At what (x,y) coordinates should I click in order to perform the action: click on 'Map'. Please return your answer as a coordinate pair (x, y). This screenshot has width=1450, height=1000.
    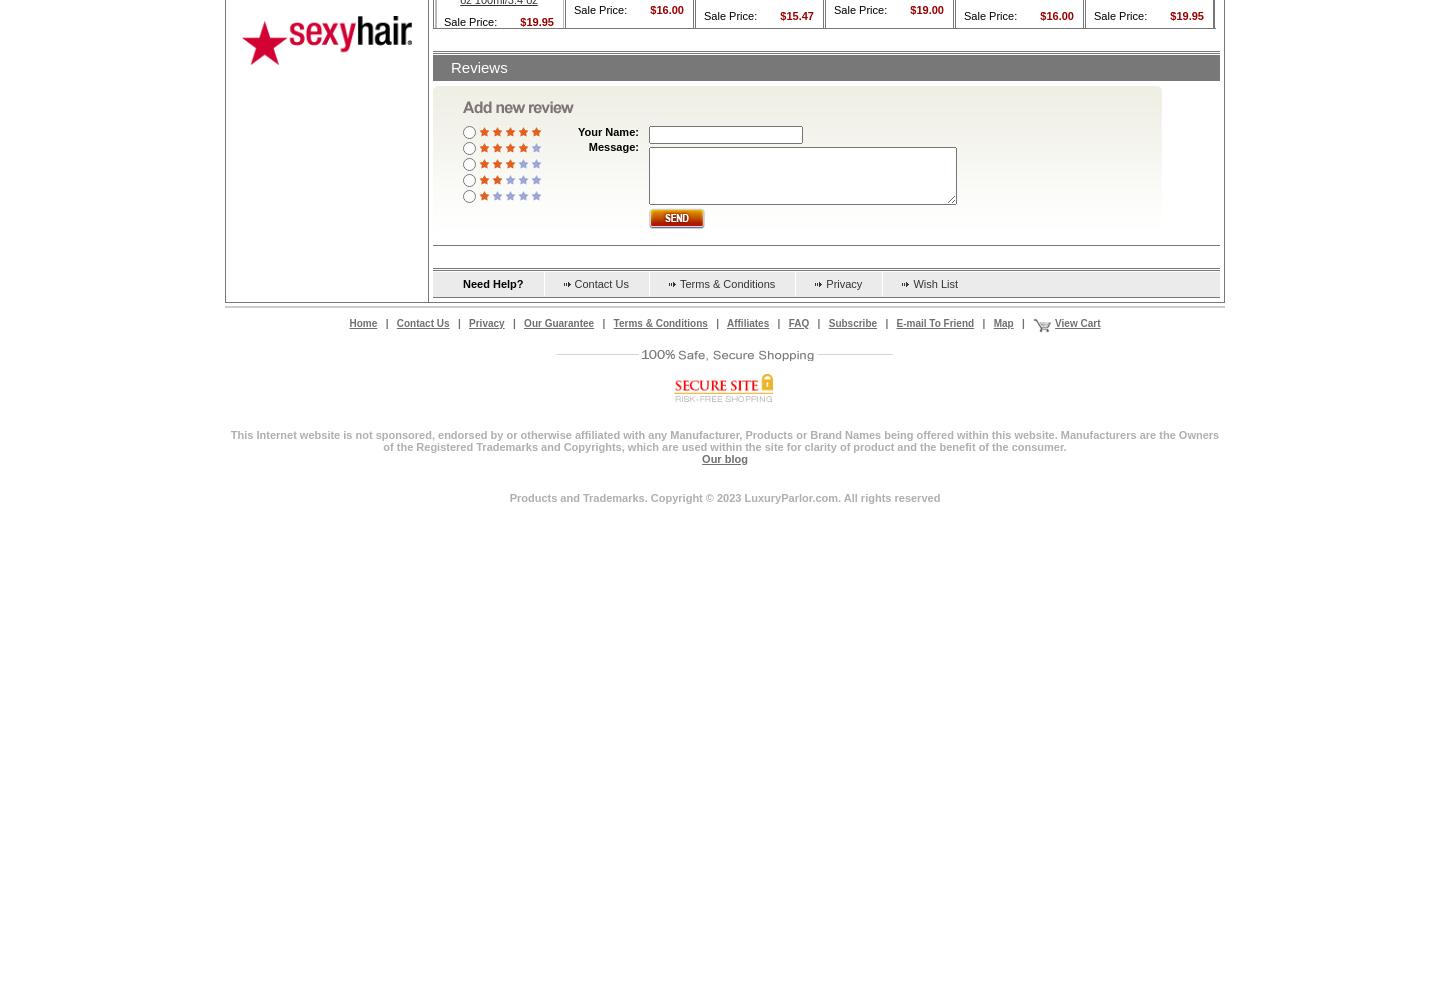
    Looking at the image, I should click on (1002, 321).